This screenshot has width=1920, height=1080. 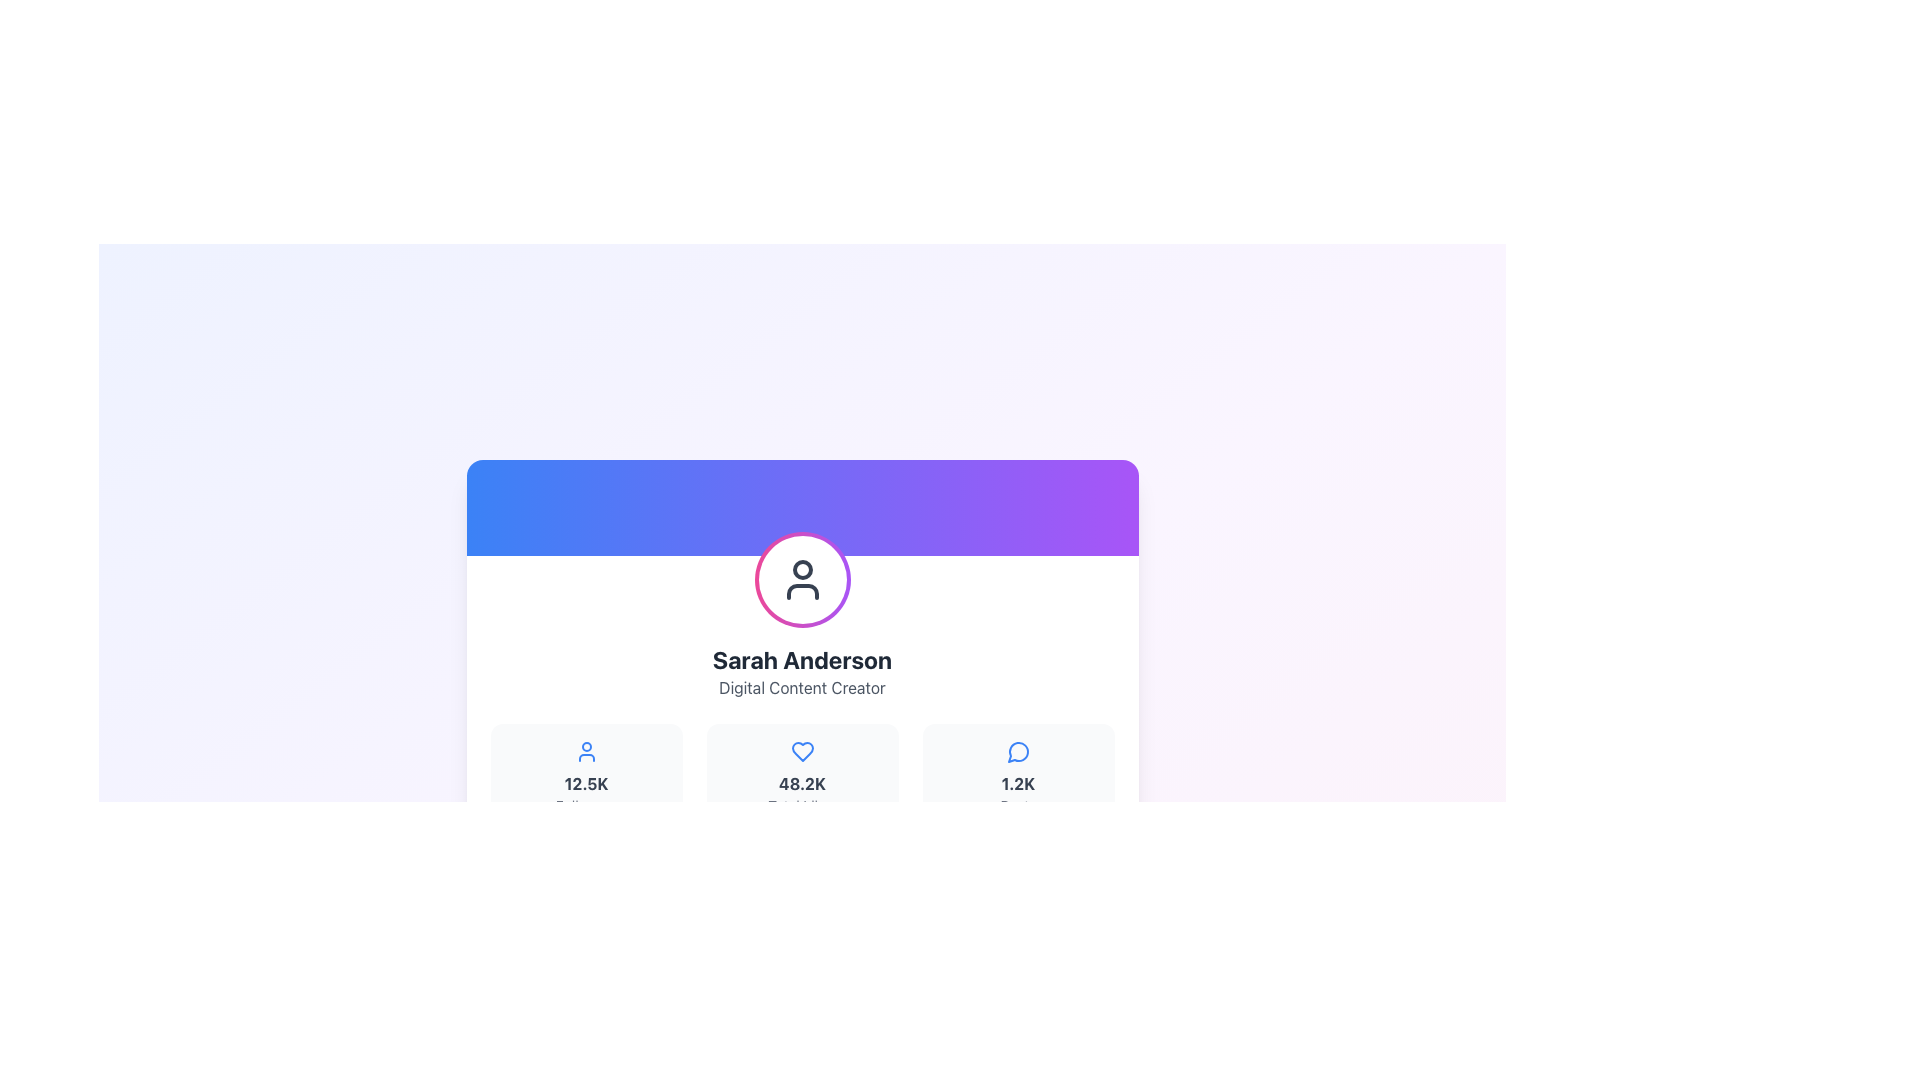 What do you see at coordinates (585, 782) in the screenshot?
I see `the text label displaying '12.5K', which is bold and dark gray, located between the user silhouette icon and the 'Followers' text` at bounding box center [585, 782].